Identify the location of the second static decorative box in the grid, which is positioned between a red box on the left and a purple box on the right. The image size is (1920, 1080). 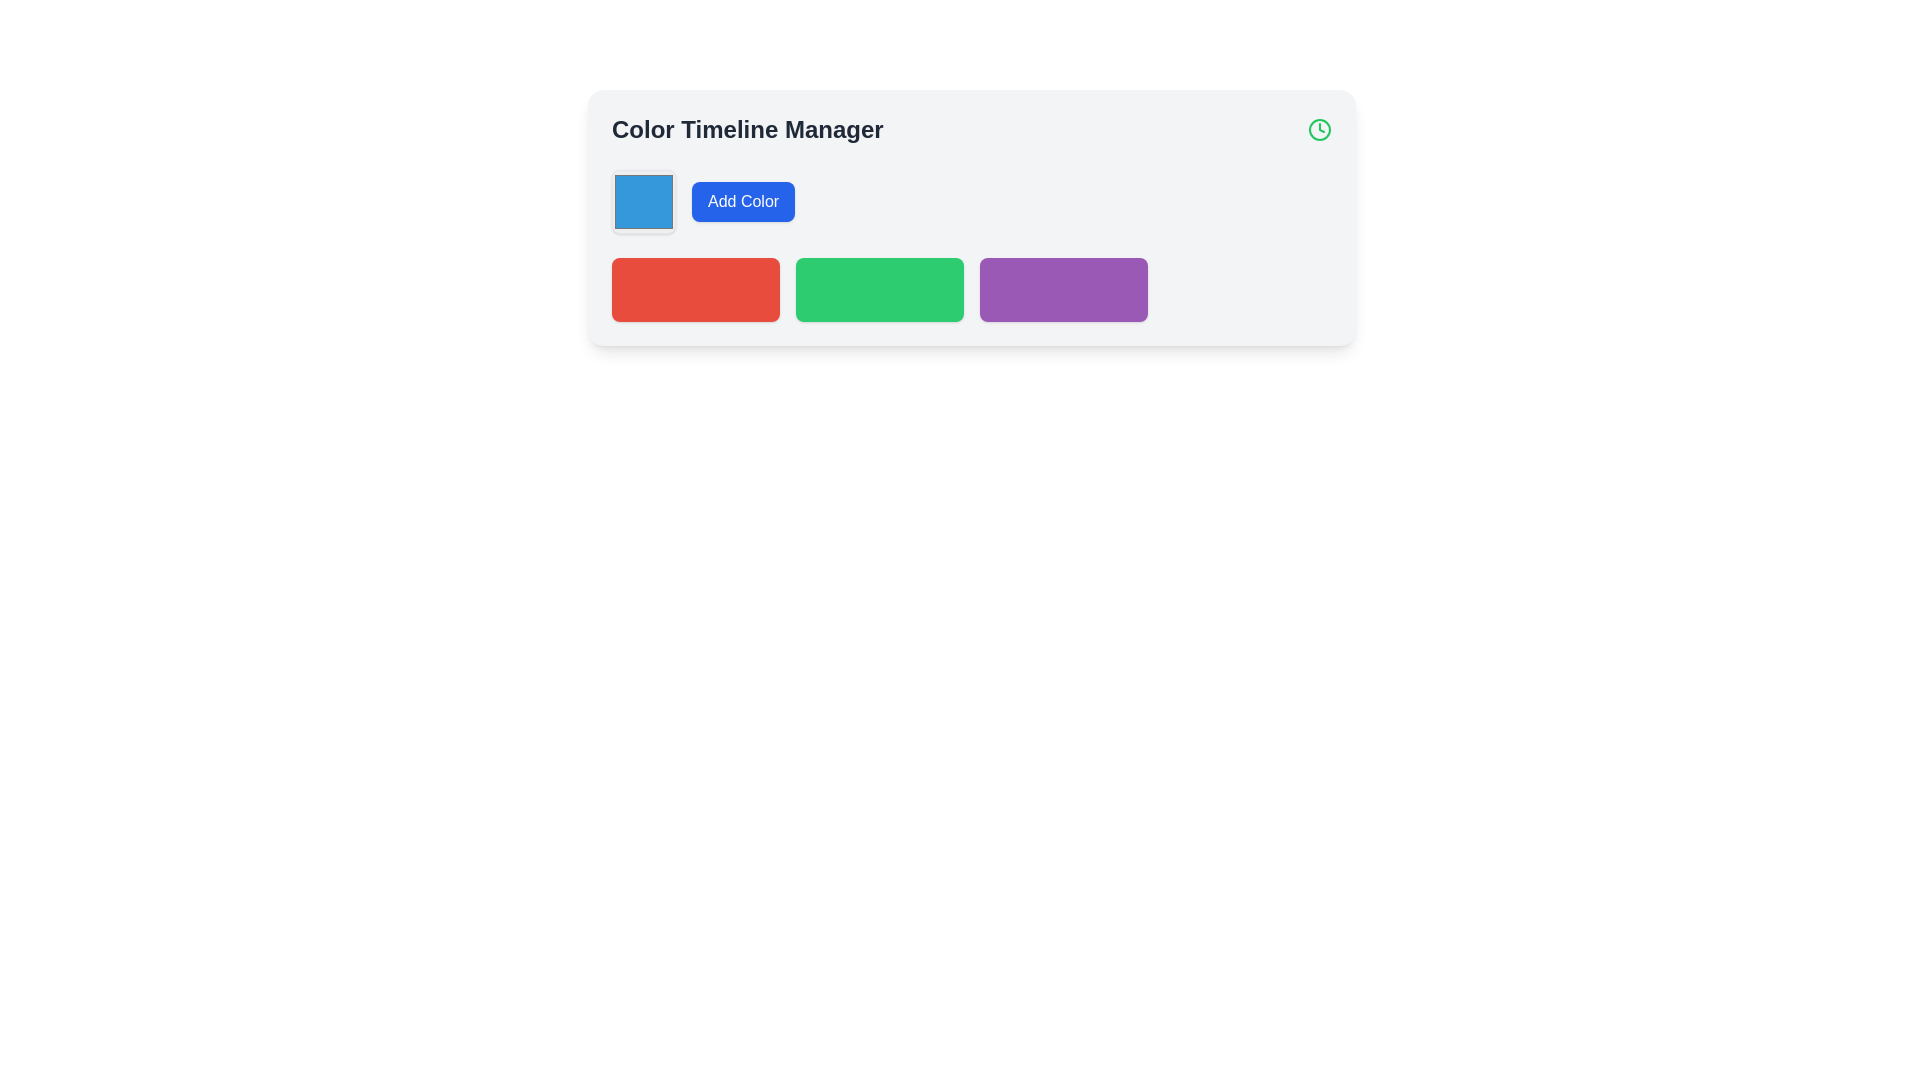
(879, 289).